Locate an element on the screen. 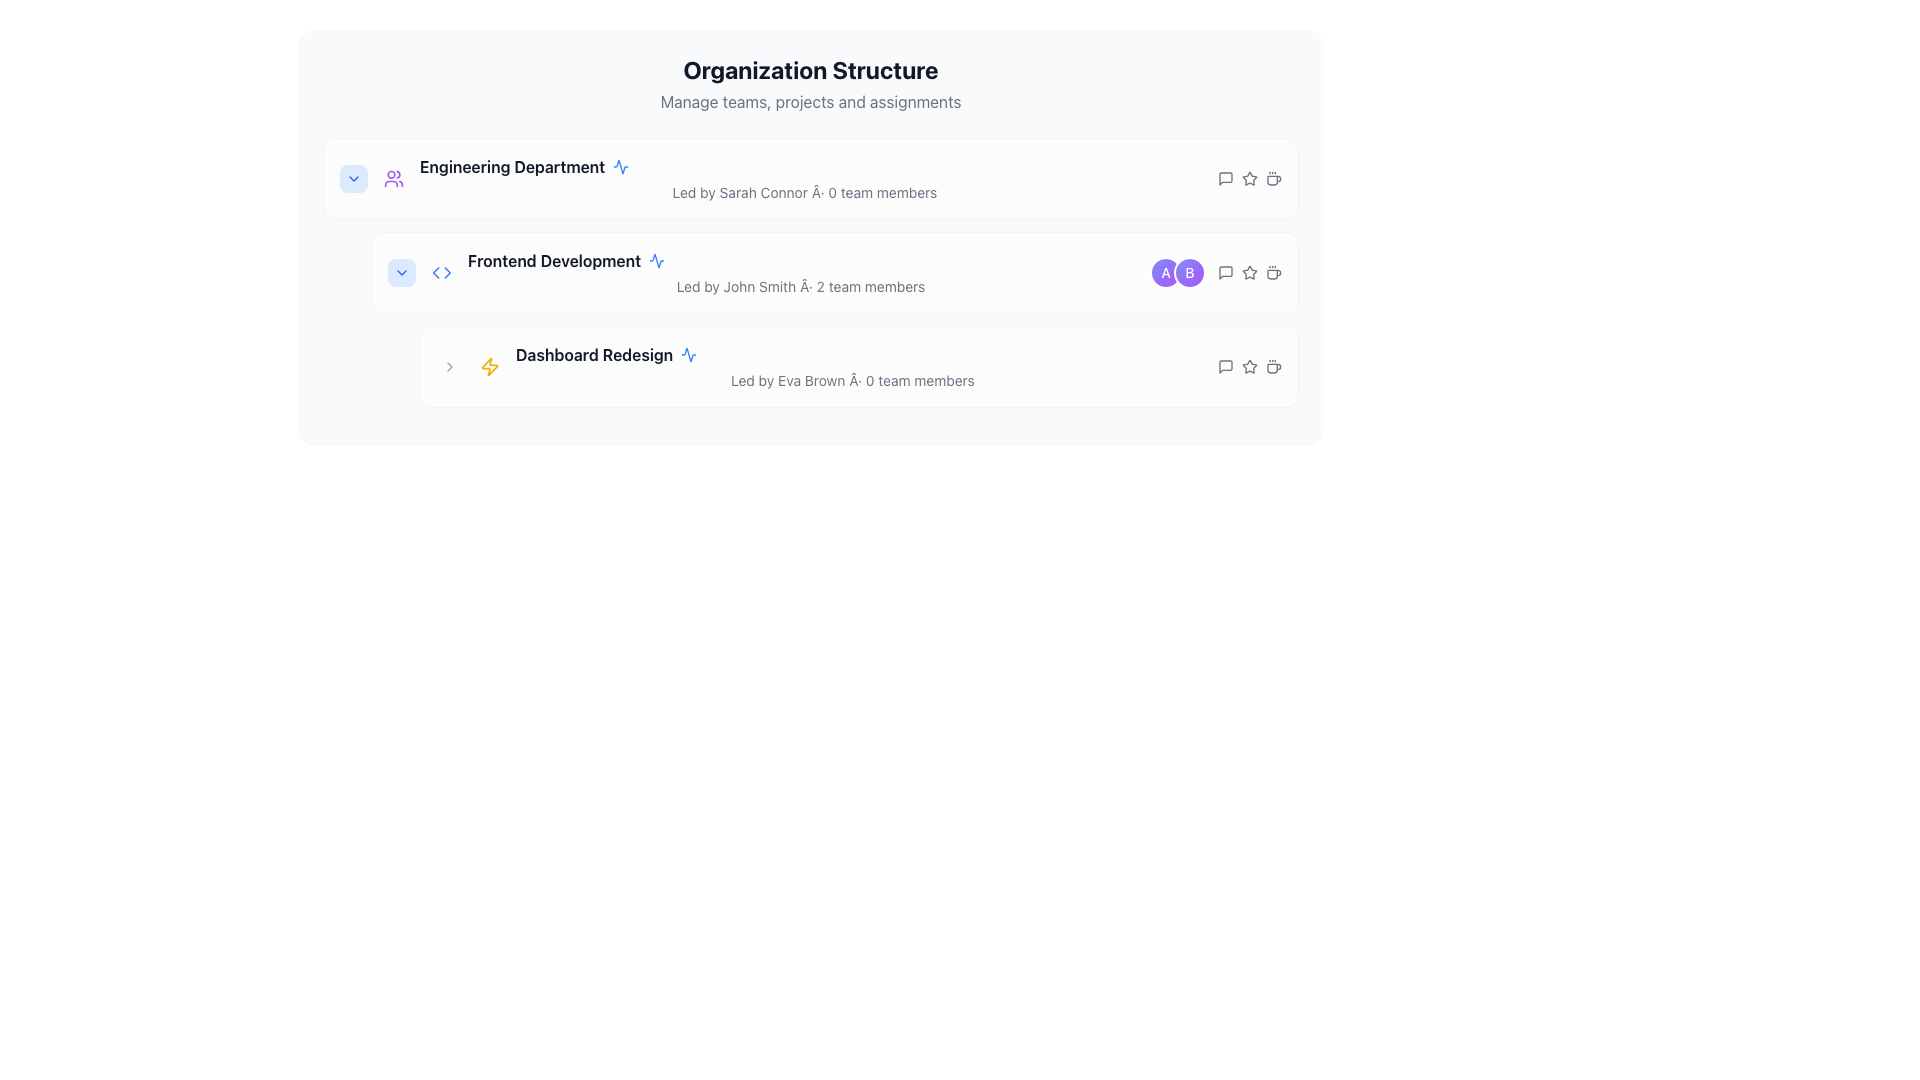 This screenshot has height=1080, width=1920. the small star-shaped icon located in the middle-right portion of the interface is located at coordinates (1248, 272).